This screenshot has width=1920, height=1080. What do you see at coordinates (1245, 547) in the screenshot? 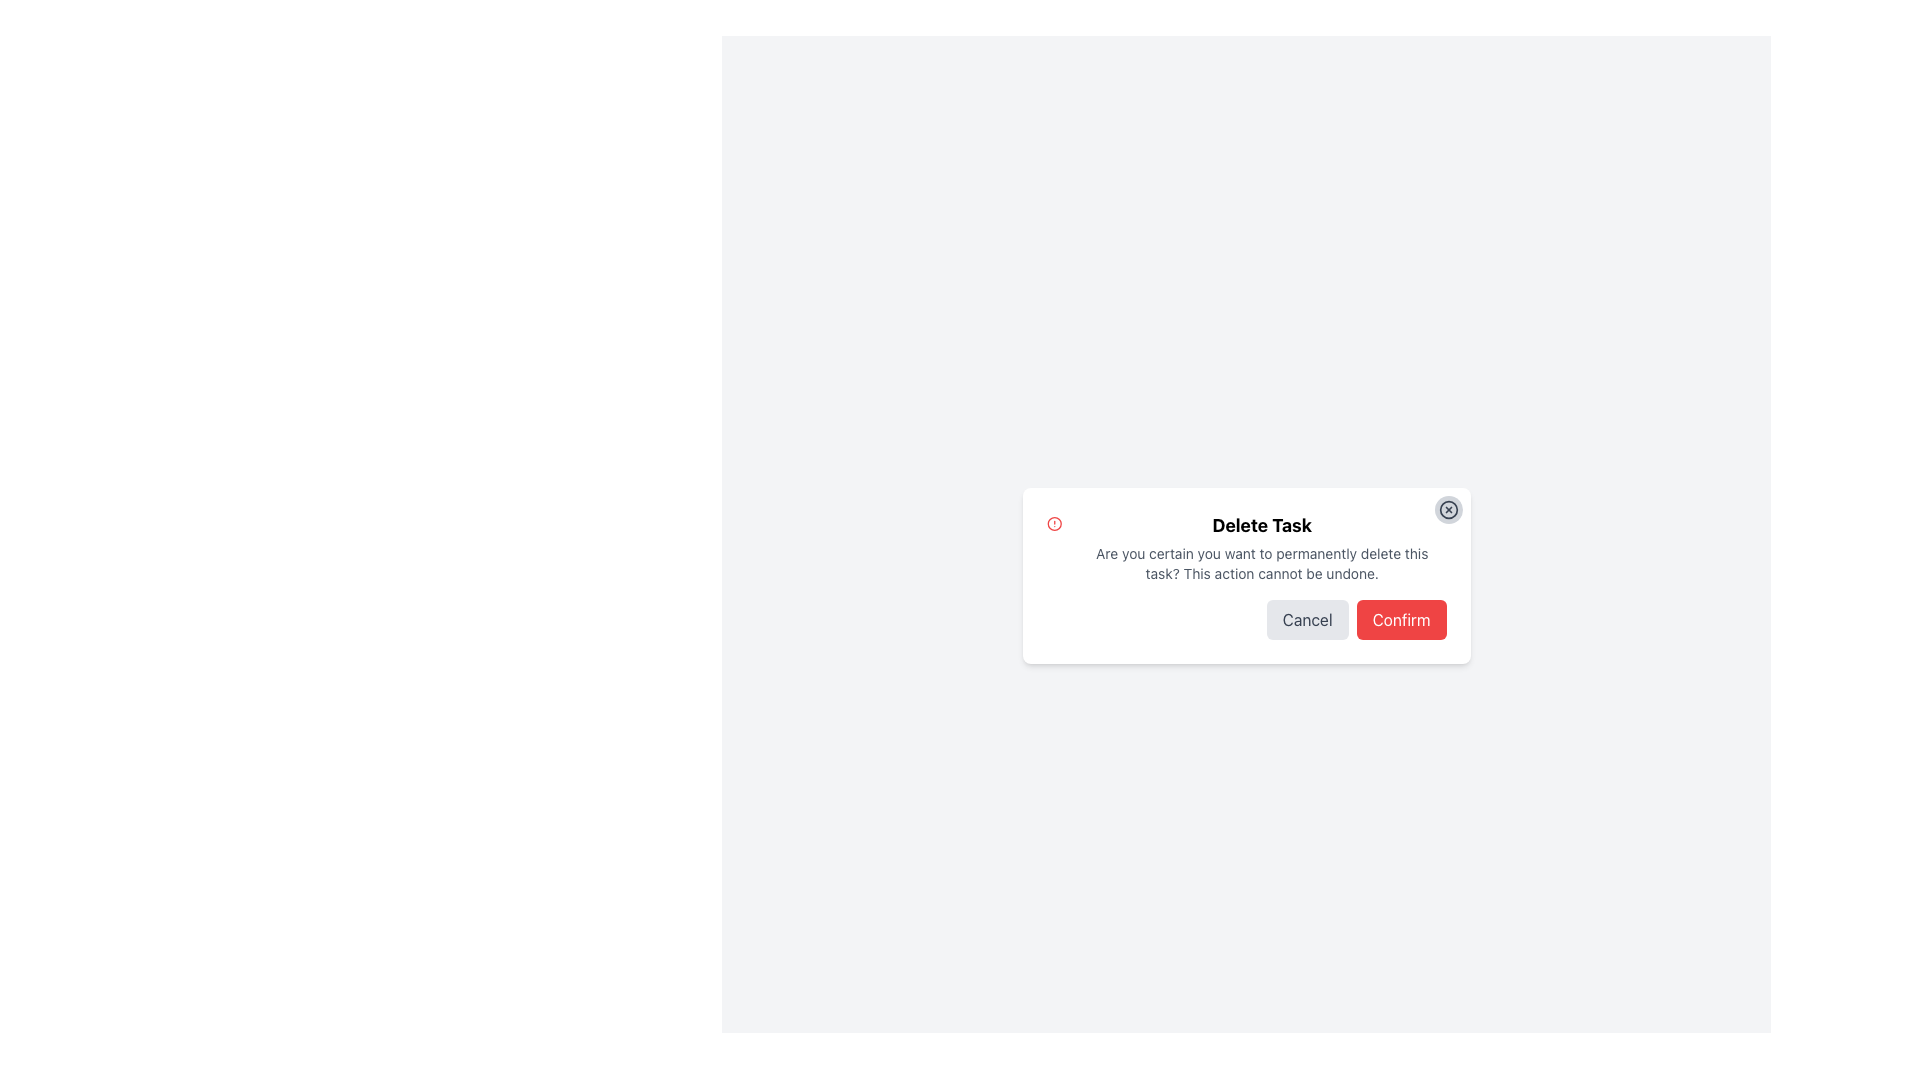
I see `information from the text block titled 'Delete Task', which contains the message 'Are you certain you want to permanently delete this task? This action cannot be undone.'` at bounding box center [1245, 547].